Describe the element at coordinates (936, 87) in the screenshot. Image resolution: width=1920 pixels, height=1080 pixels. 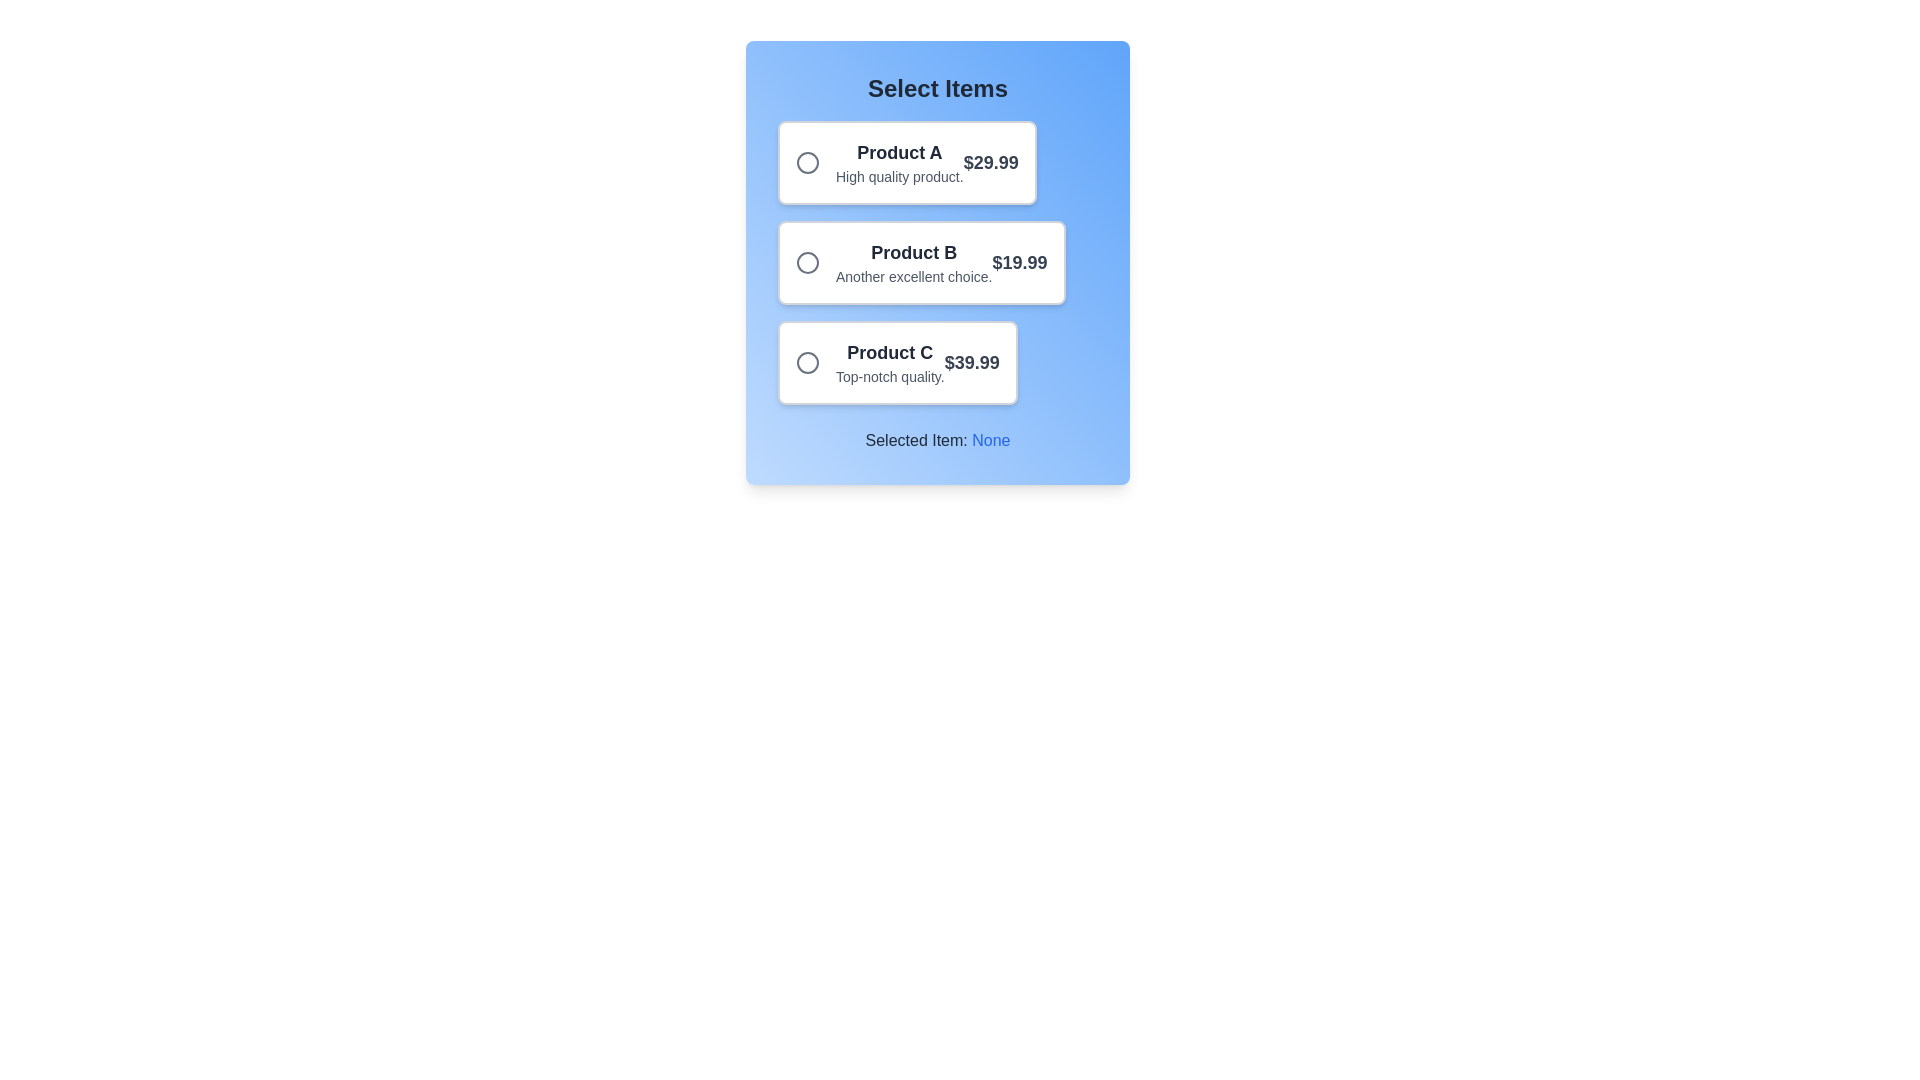
I see `the Text Label that serves as a heading for the card, located at the top-center of the card above the list of product items` at that location.